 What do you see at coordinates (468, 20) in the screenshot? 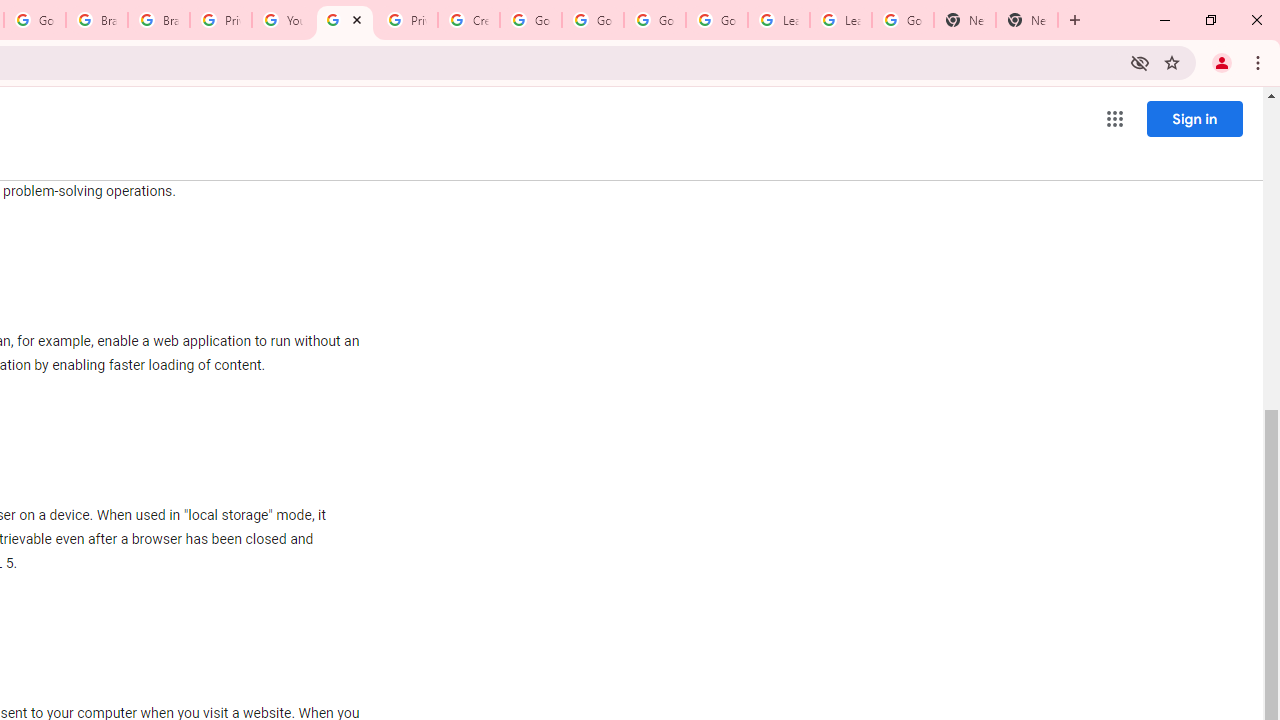
I see `'Create your Google Account'` at bounding box center [468, 20].